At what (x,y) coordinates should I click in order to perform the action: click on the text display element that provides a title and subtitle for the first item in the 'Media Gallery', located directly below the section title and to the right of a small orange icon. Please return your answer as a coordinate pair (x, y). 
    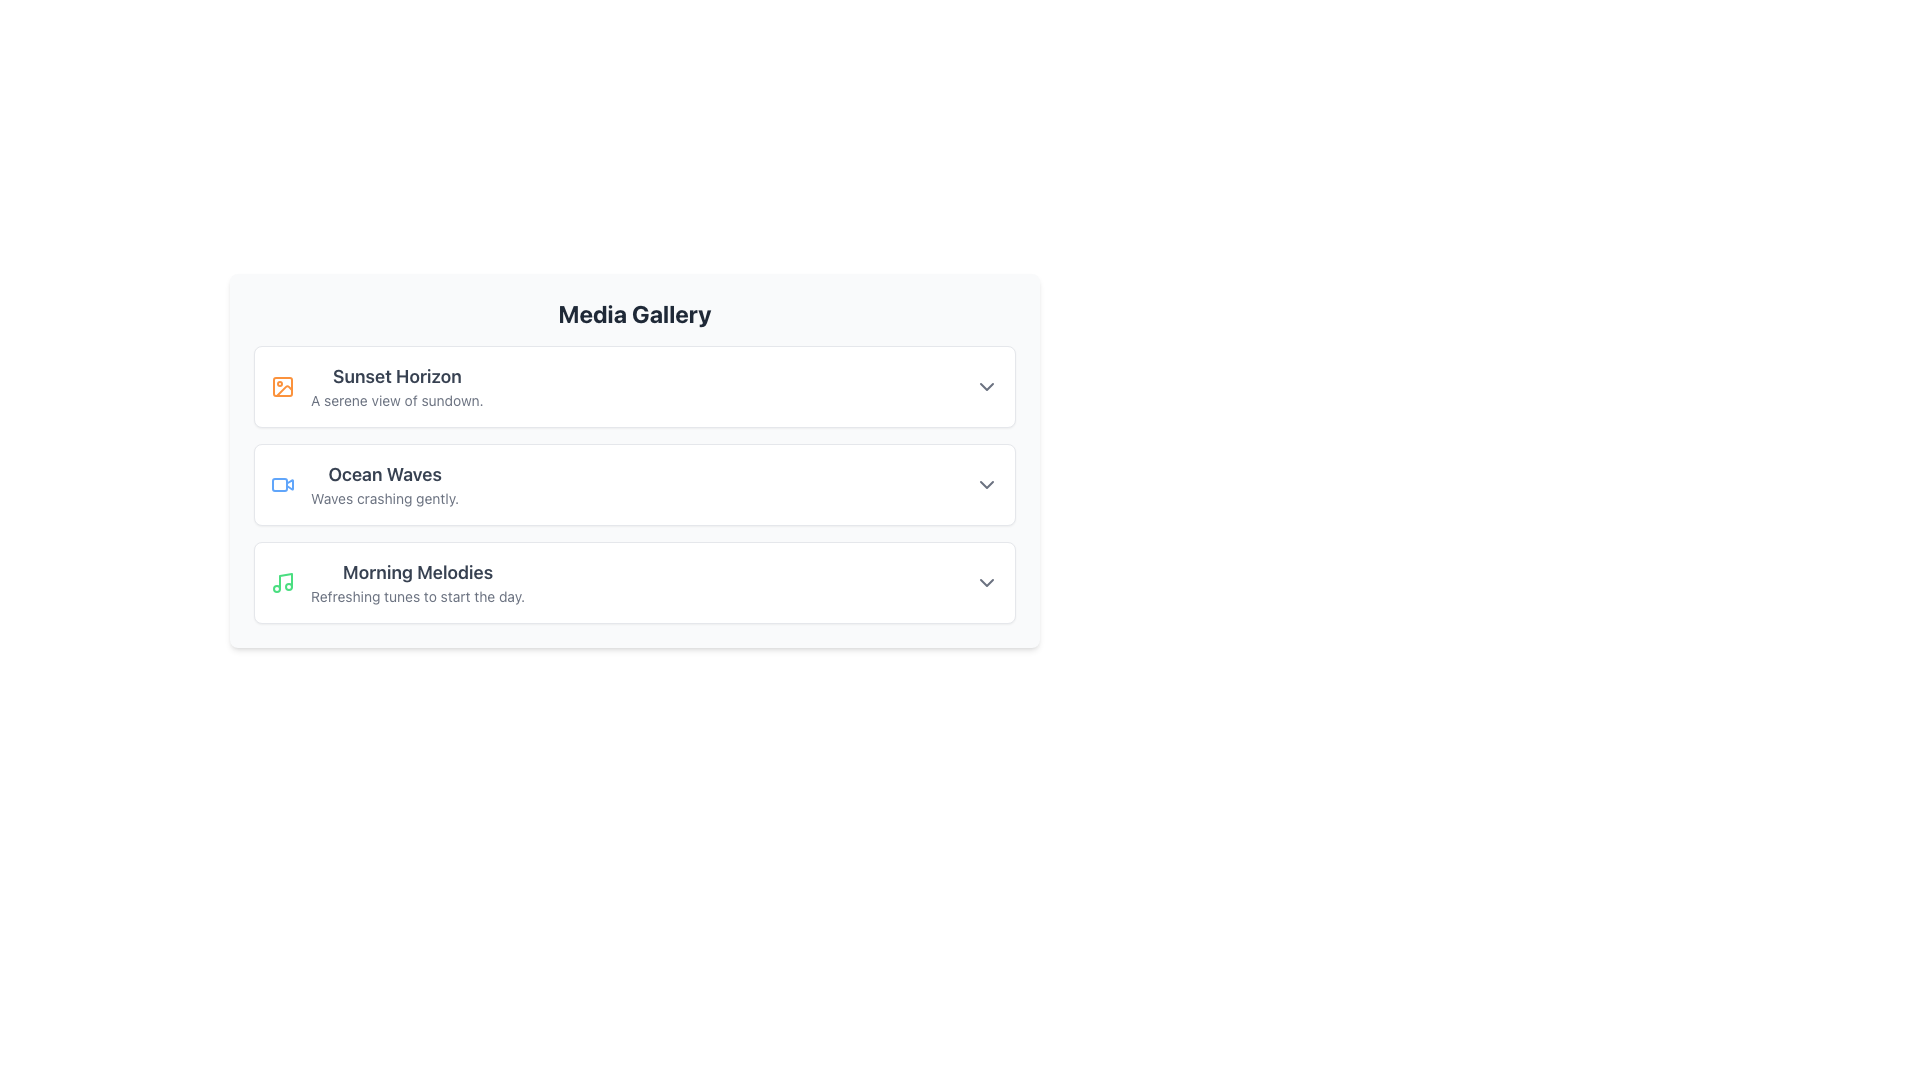
    Looking at the image, I should click on (397, 386).